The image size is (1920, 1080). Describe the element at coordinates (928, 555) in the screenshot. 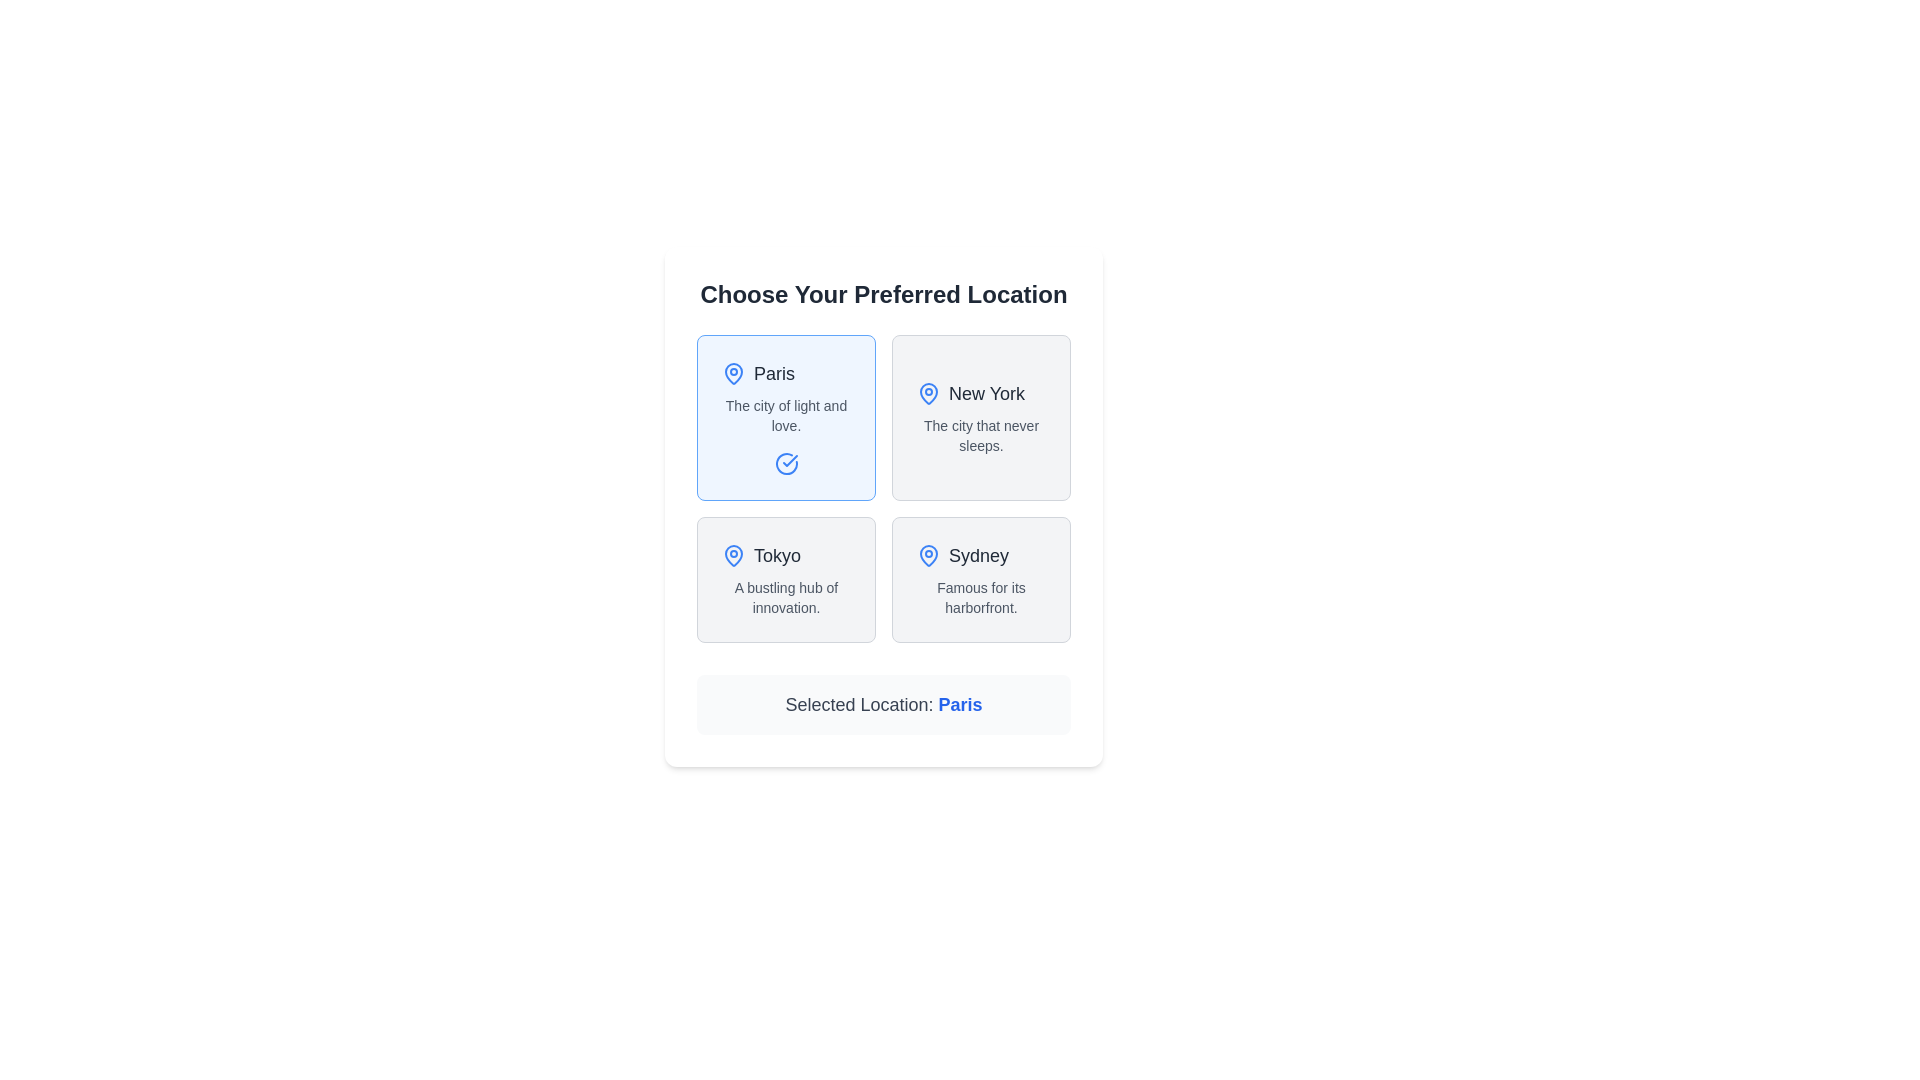

I see `the blue location pin icon representing the geographic point next to the 'Sydney' label` at that location.